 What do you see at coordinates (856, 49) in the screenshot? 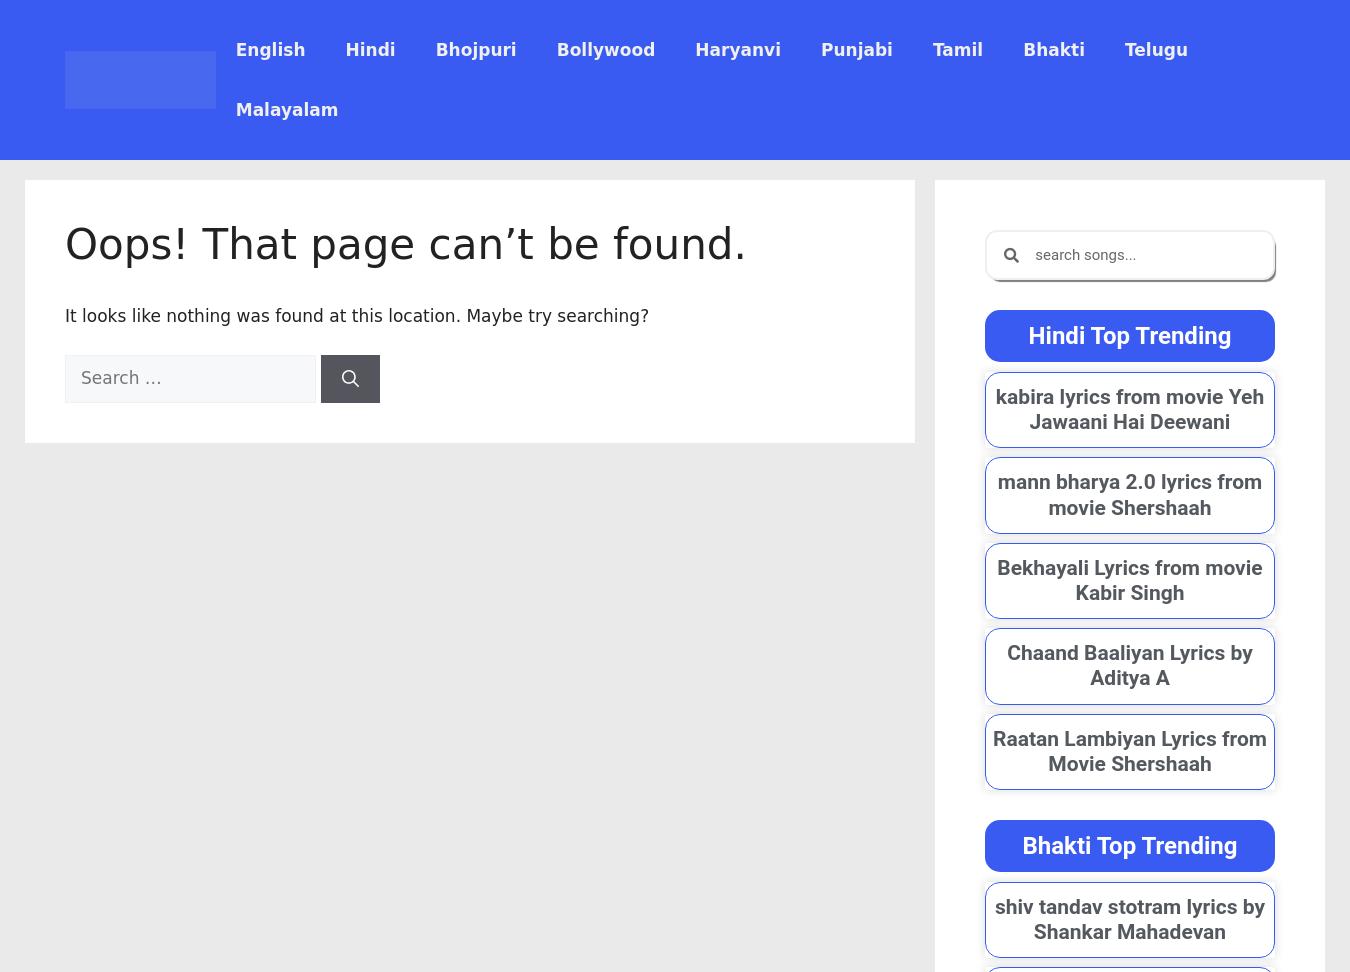
I see `'Punjabi'` at bounding box center [856, 49].